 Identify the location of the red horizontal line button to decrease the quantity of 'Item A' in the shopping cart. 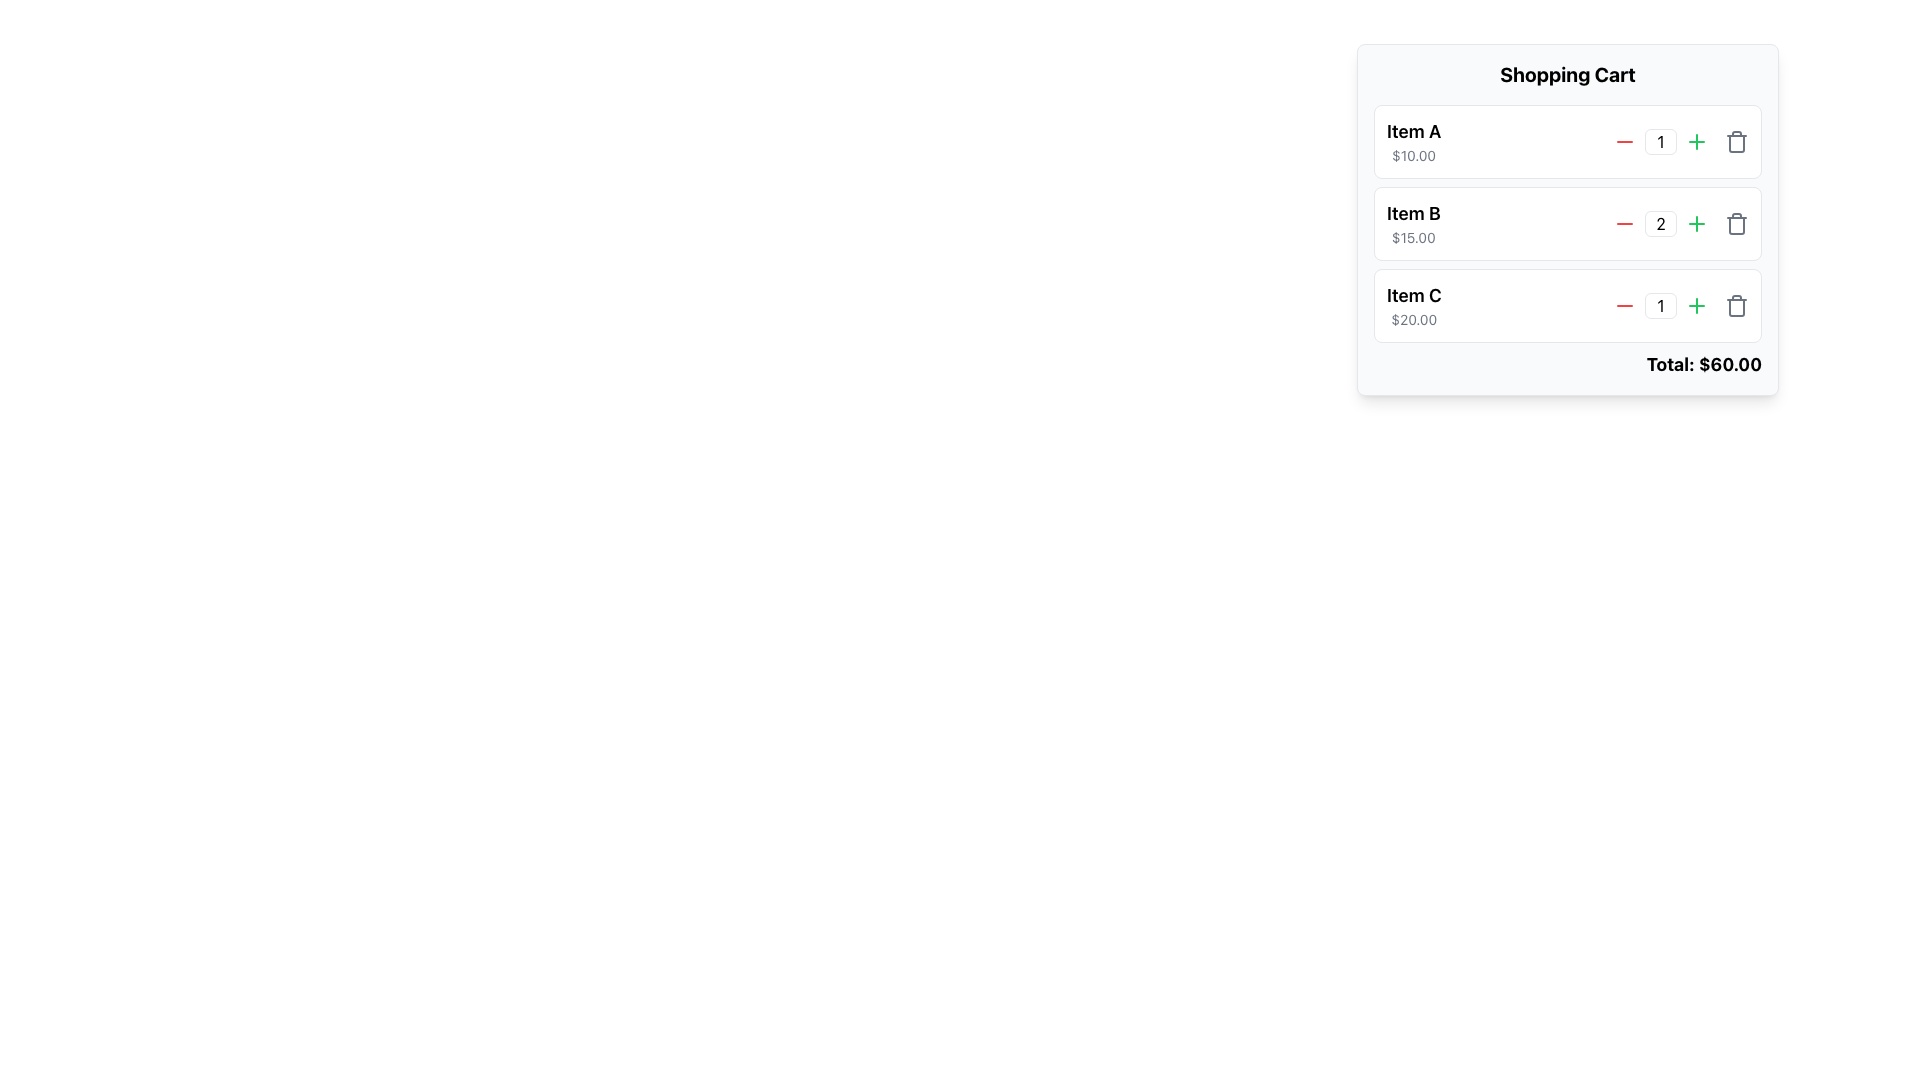
(1625, 141).